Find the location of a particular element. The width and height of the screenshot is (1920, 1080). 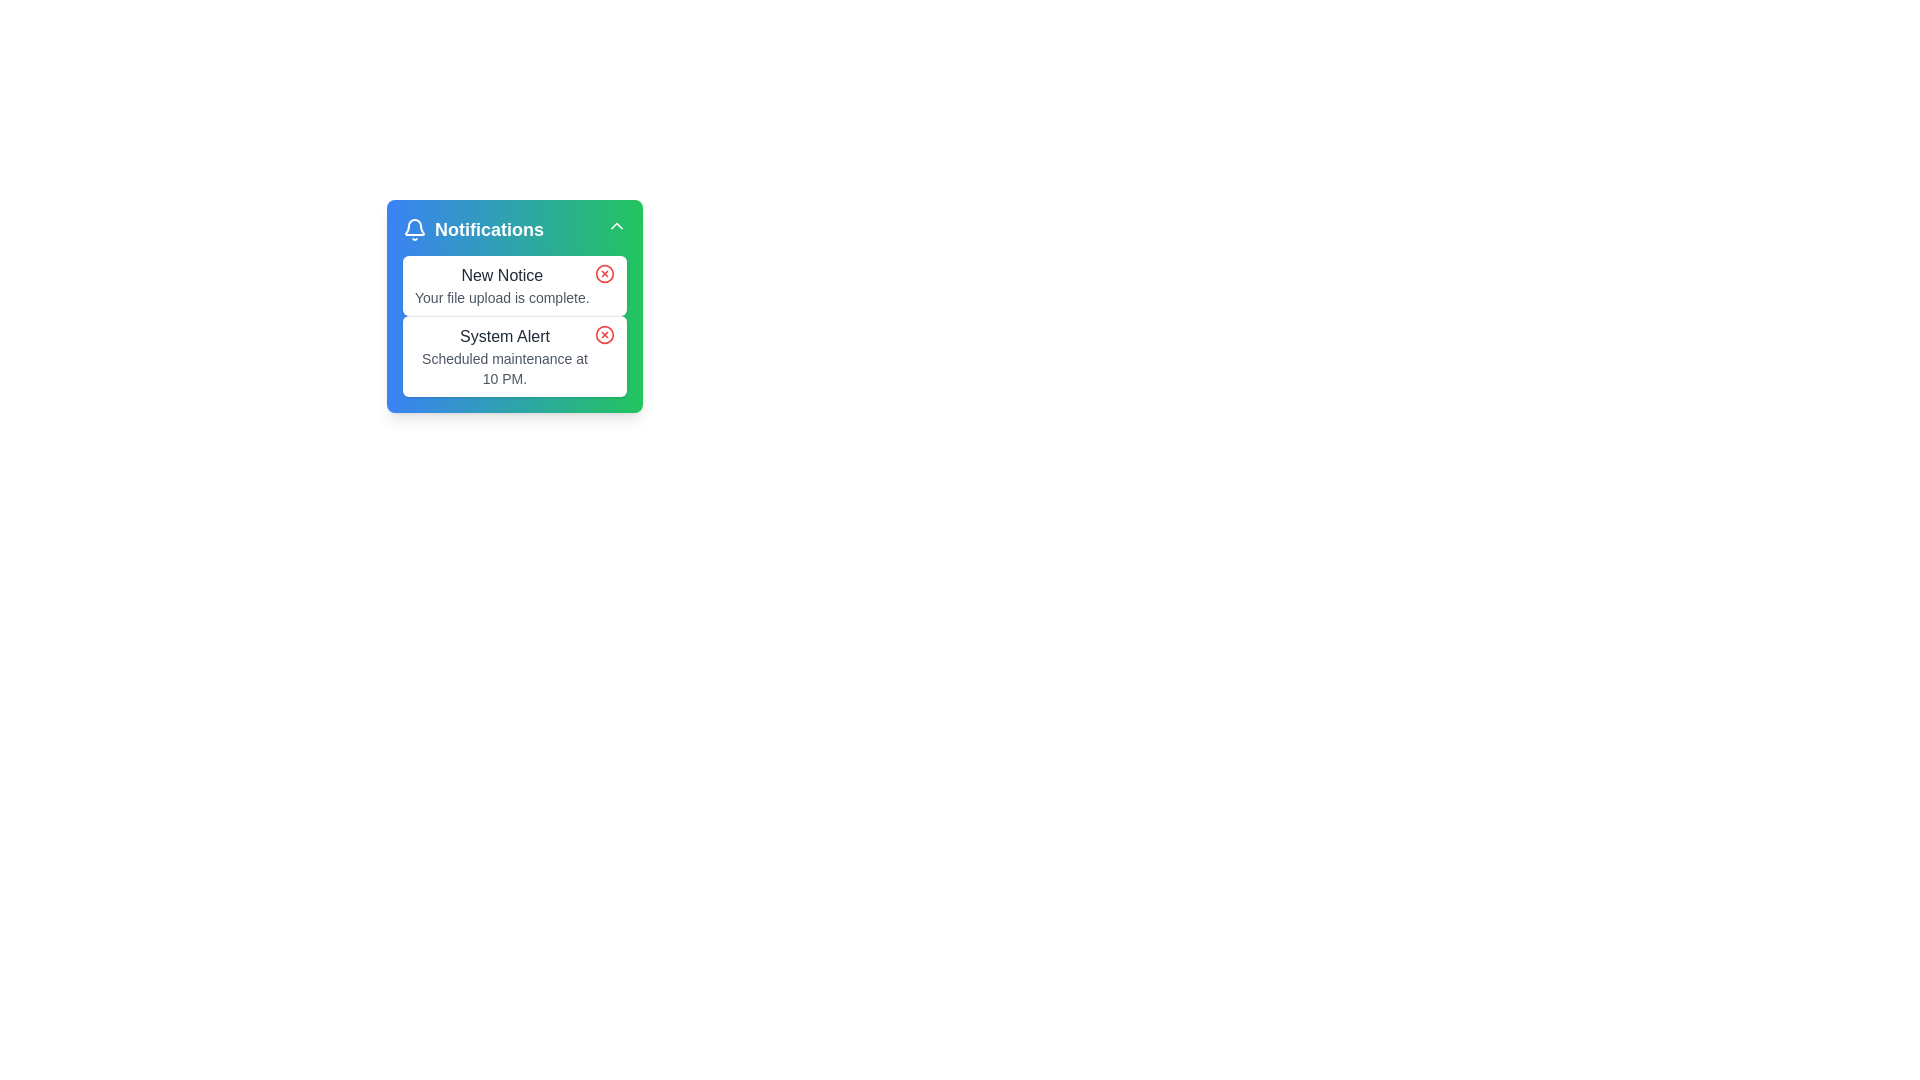

the title label of the notification card located in the top-left section, which serves as a heading for the notifications is located at coordinates (472, 229).